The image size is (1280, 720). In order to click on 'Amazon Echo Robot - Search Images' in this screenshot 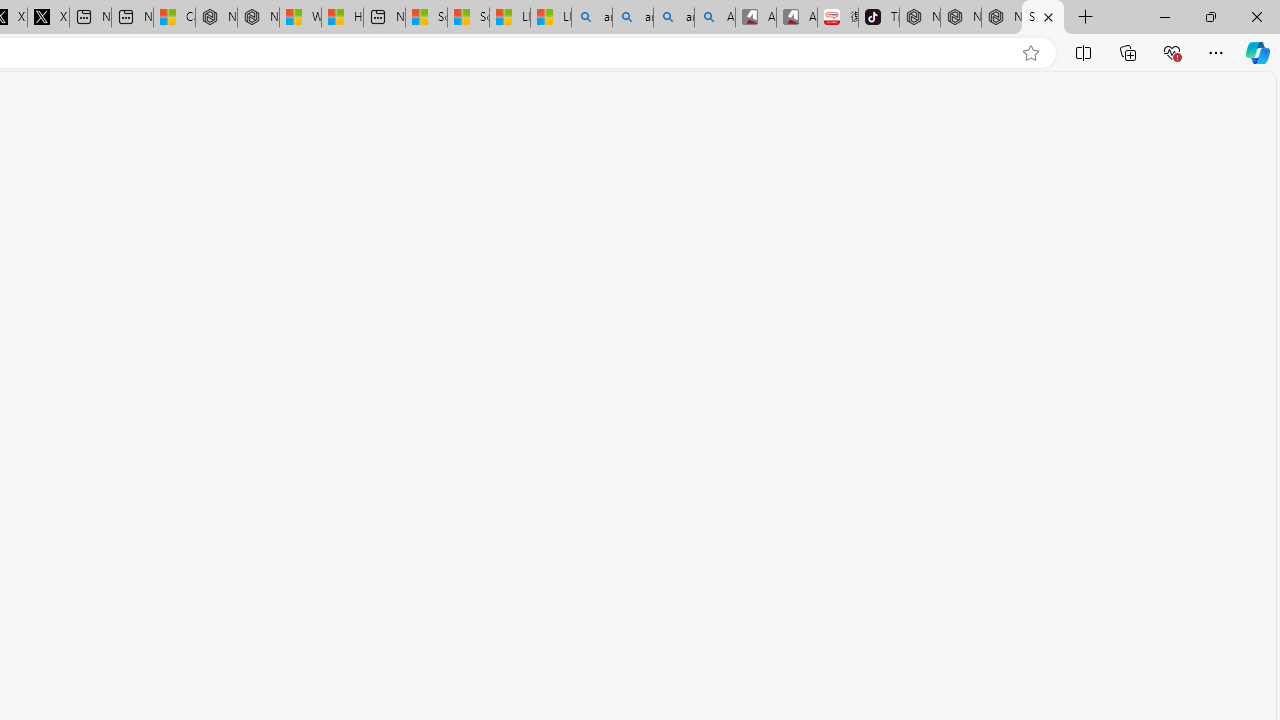, I will do `click(714, 17)`.